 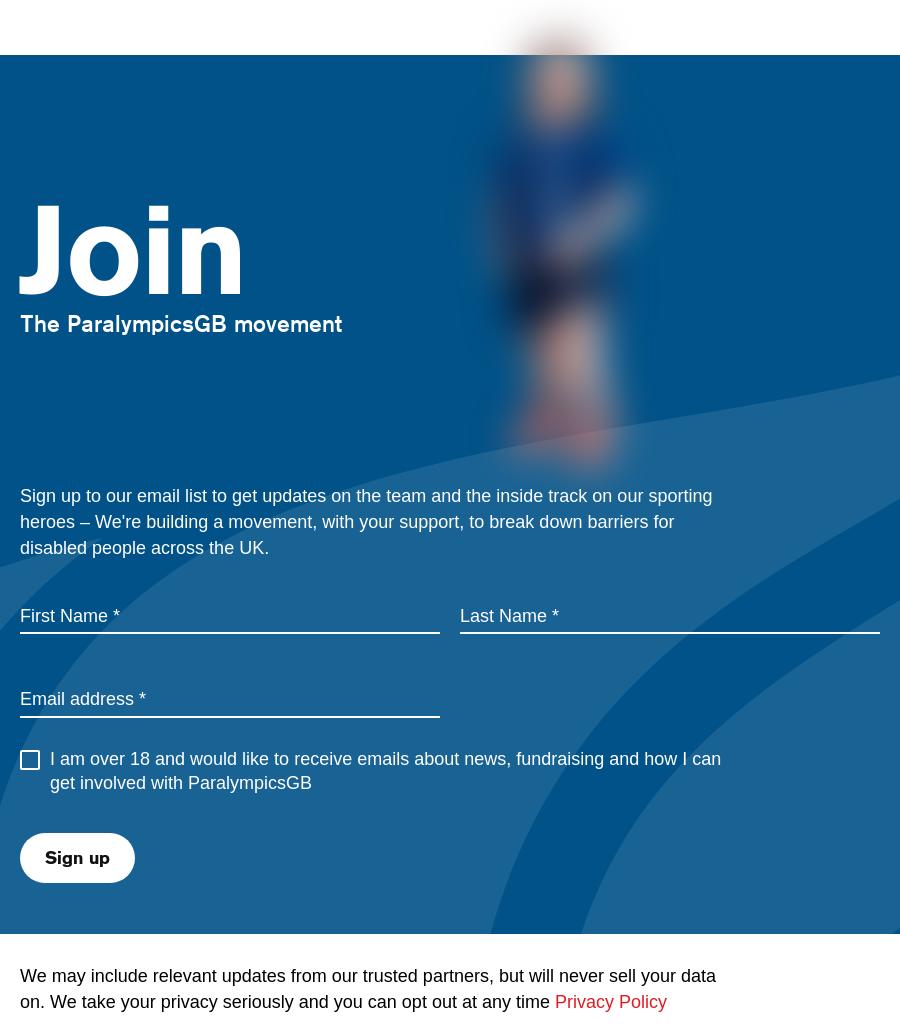 I want to click on 'Sign up to our email list to get updates on the team and the
                    inside track on our sporting heroes – We're building a
                    movement, with your support, to break down barriers for
                    disabled people across the UK.', so click(x=366, y=520).